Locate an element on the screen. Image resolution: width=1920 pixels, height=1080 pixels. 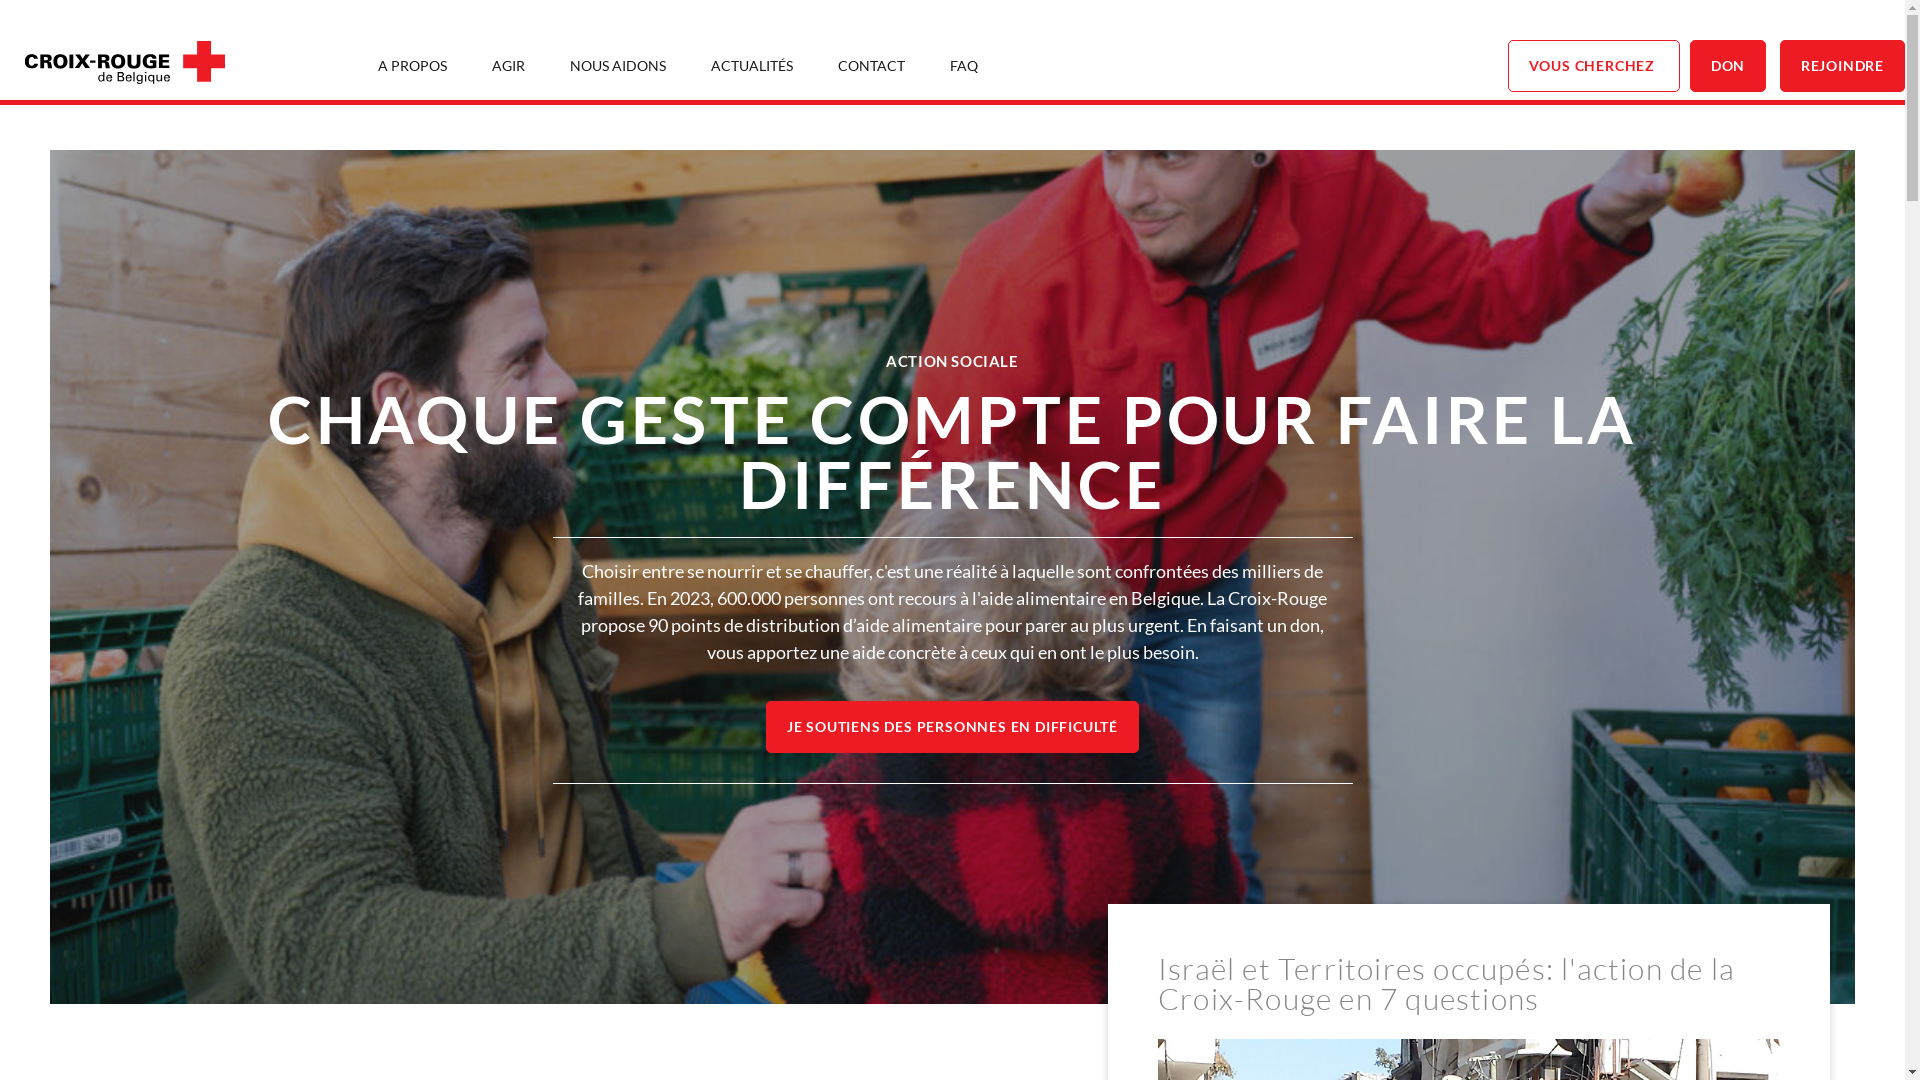
'NOS PRINCIPES' is located at coordinates (469, 126).